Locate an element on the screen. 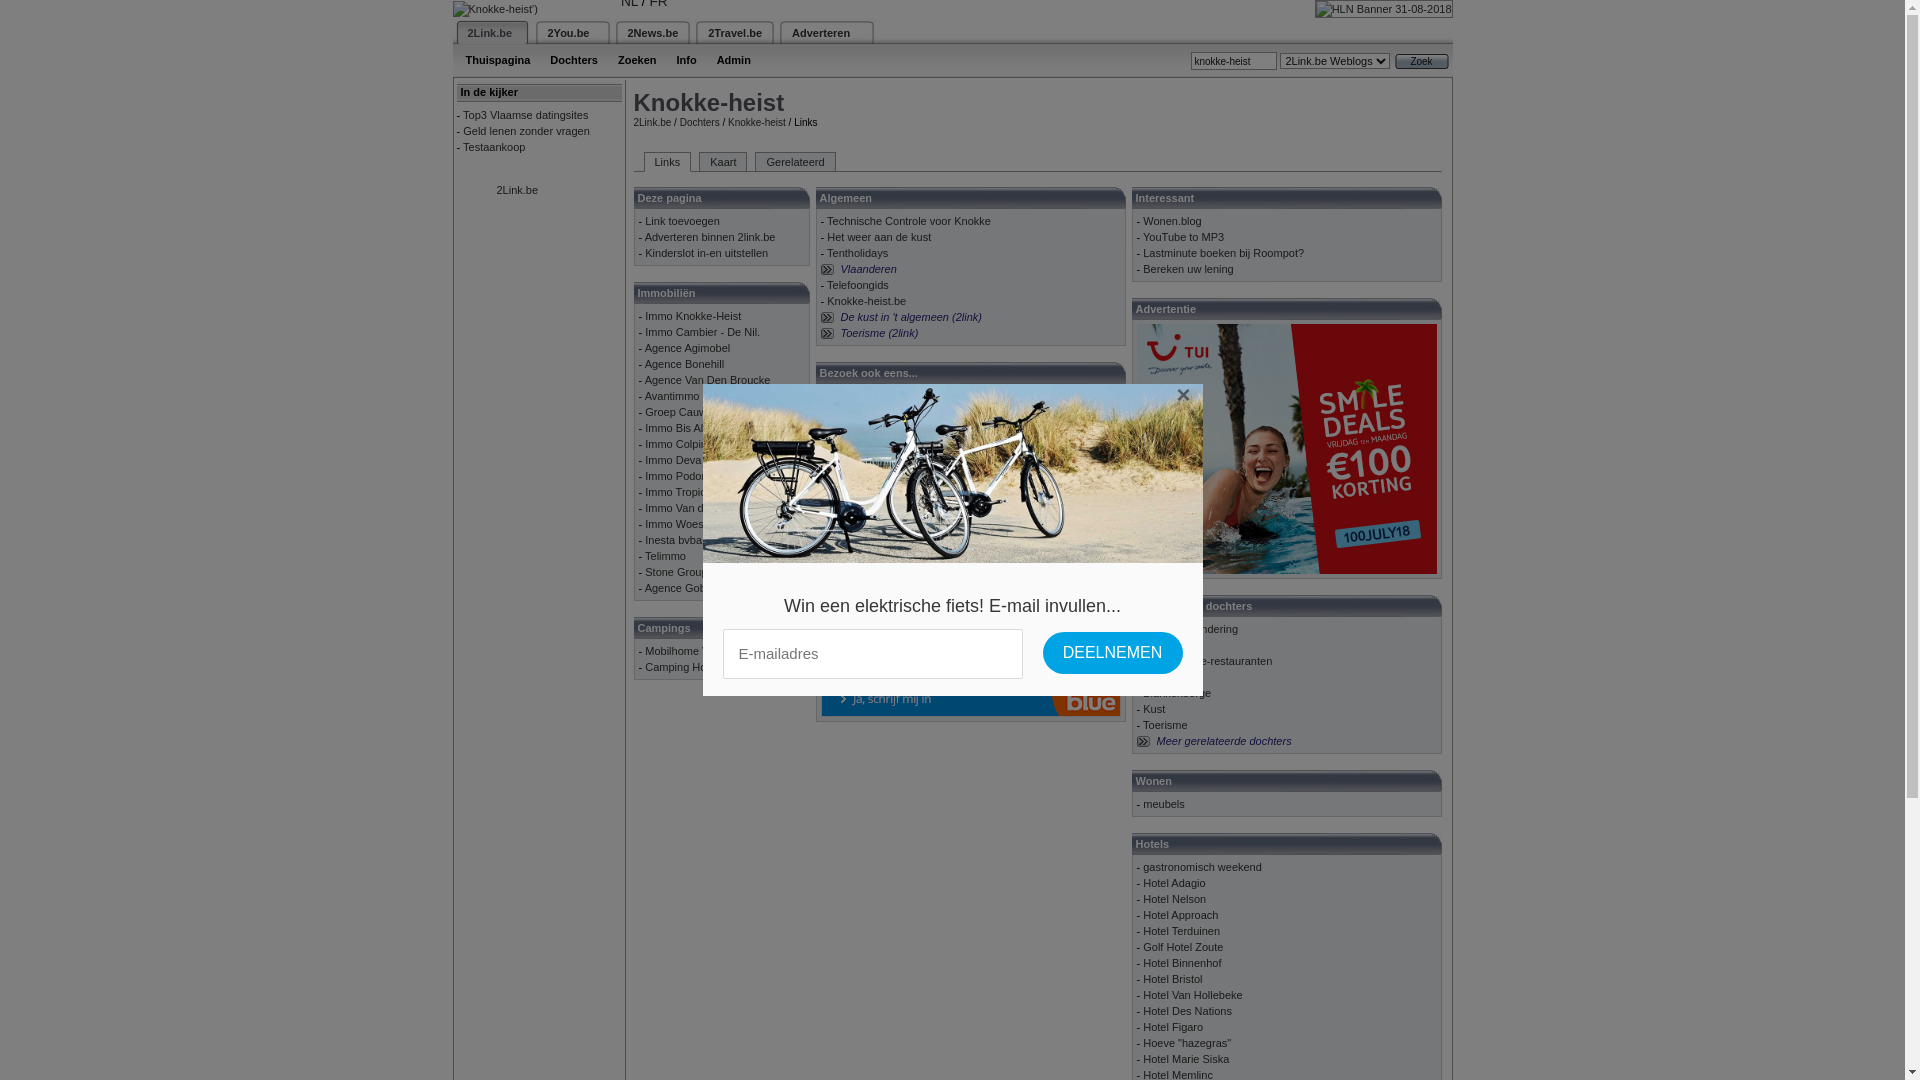 Image resolution: width=1920 pixels, height=1080 pixels. '2Travel.be' is located at coordinates (733, 33).